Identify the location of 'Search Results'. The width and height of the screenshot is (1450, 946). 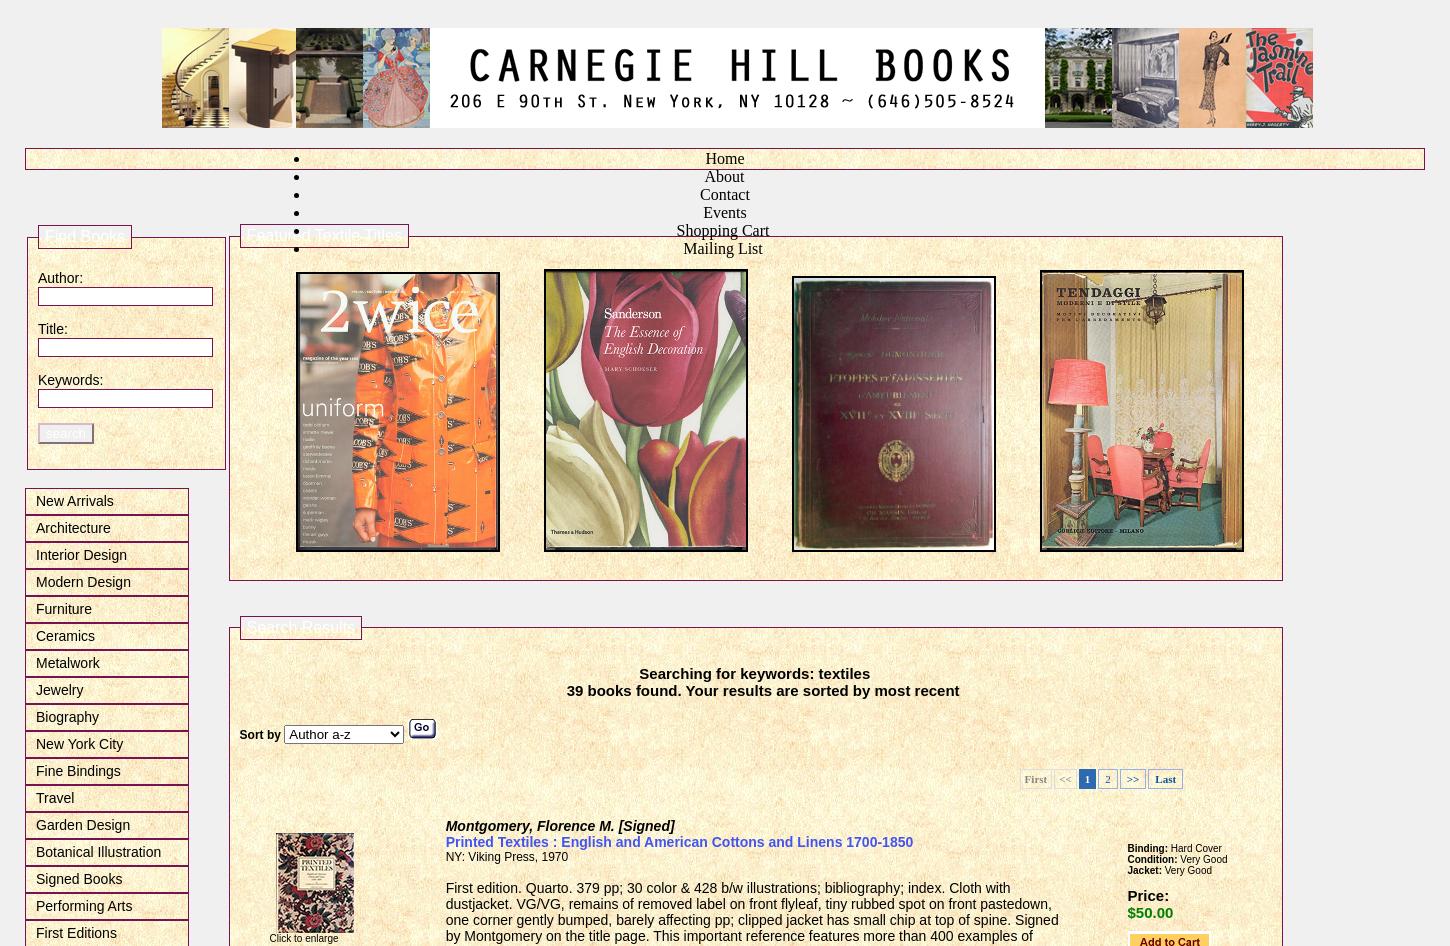
(246, 625).